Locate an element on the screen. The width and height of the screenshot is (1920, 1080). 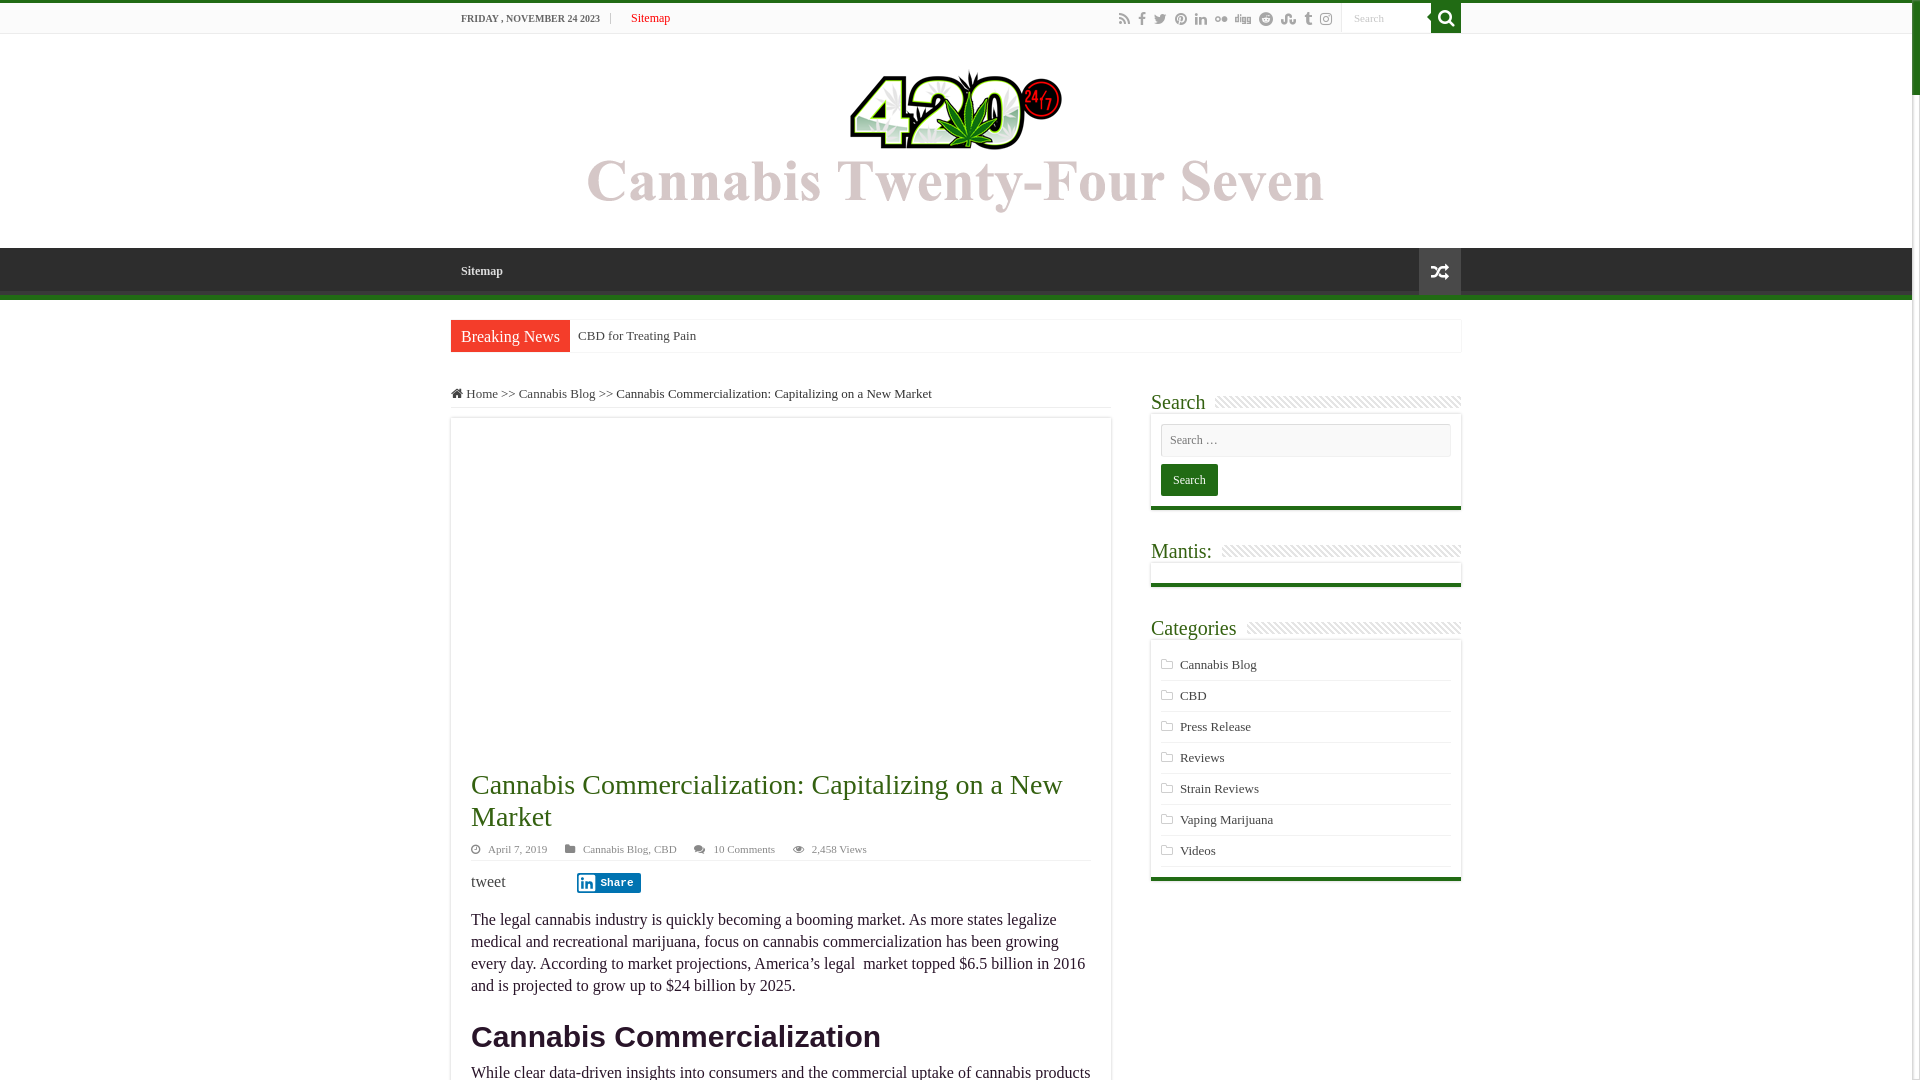
'Pinterest' is located at coordinates (1180, 19).